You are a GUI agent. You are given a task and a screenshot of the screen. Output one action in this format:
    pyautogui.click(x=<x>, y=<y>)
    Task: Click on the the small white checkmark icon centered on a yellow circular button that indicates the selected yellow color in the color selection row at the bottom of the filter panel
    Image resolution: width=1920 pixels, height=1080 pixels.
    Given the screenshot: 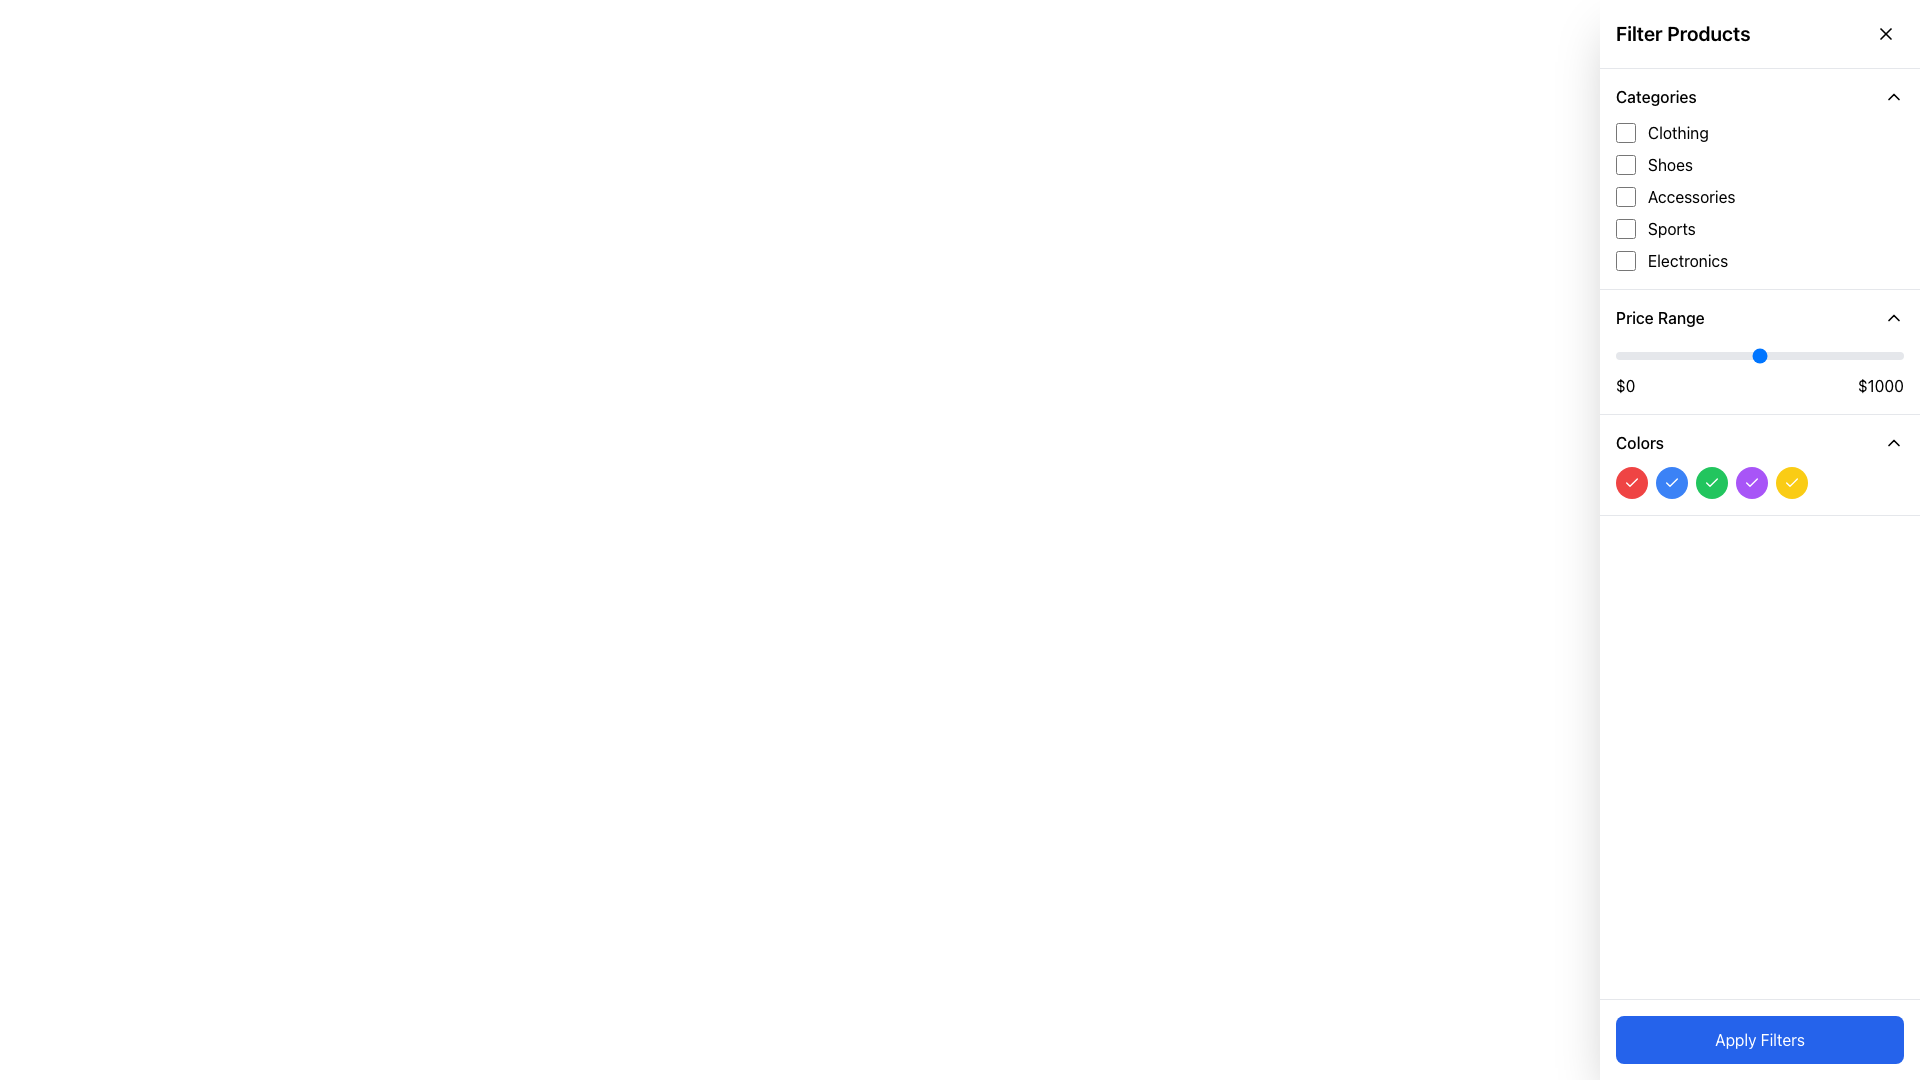 What is the action you would take?
    pyautogui.click(x=1791, y=482)
    